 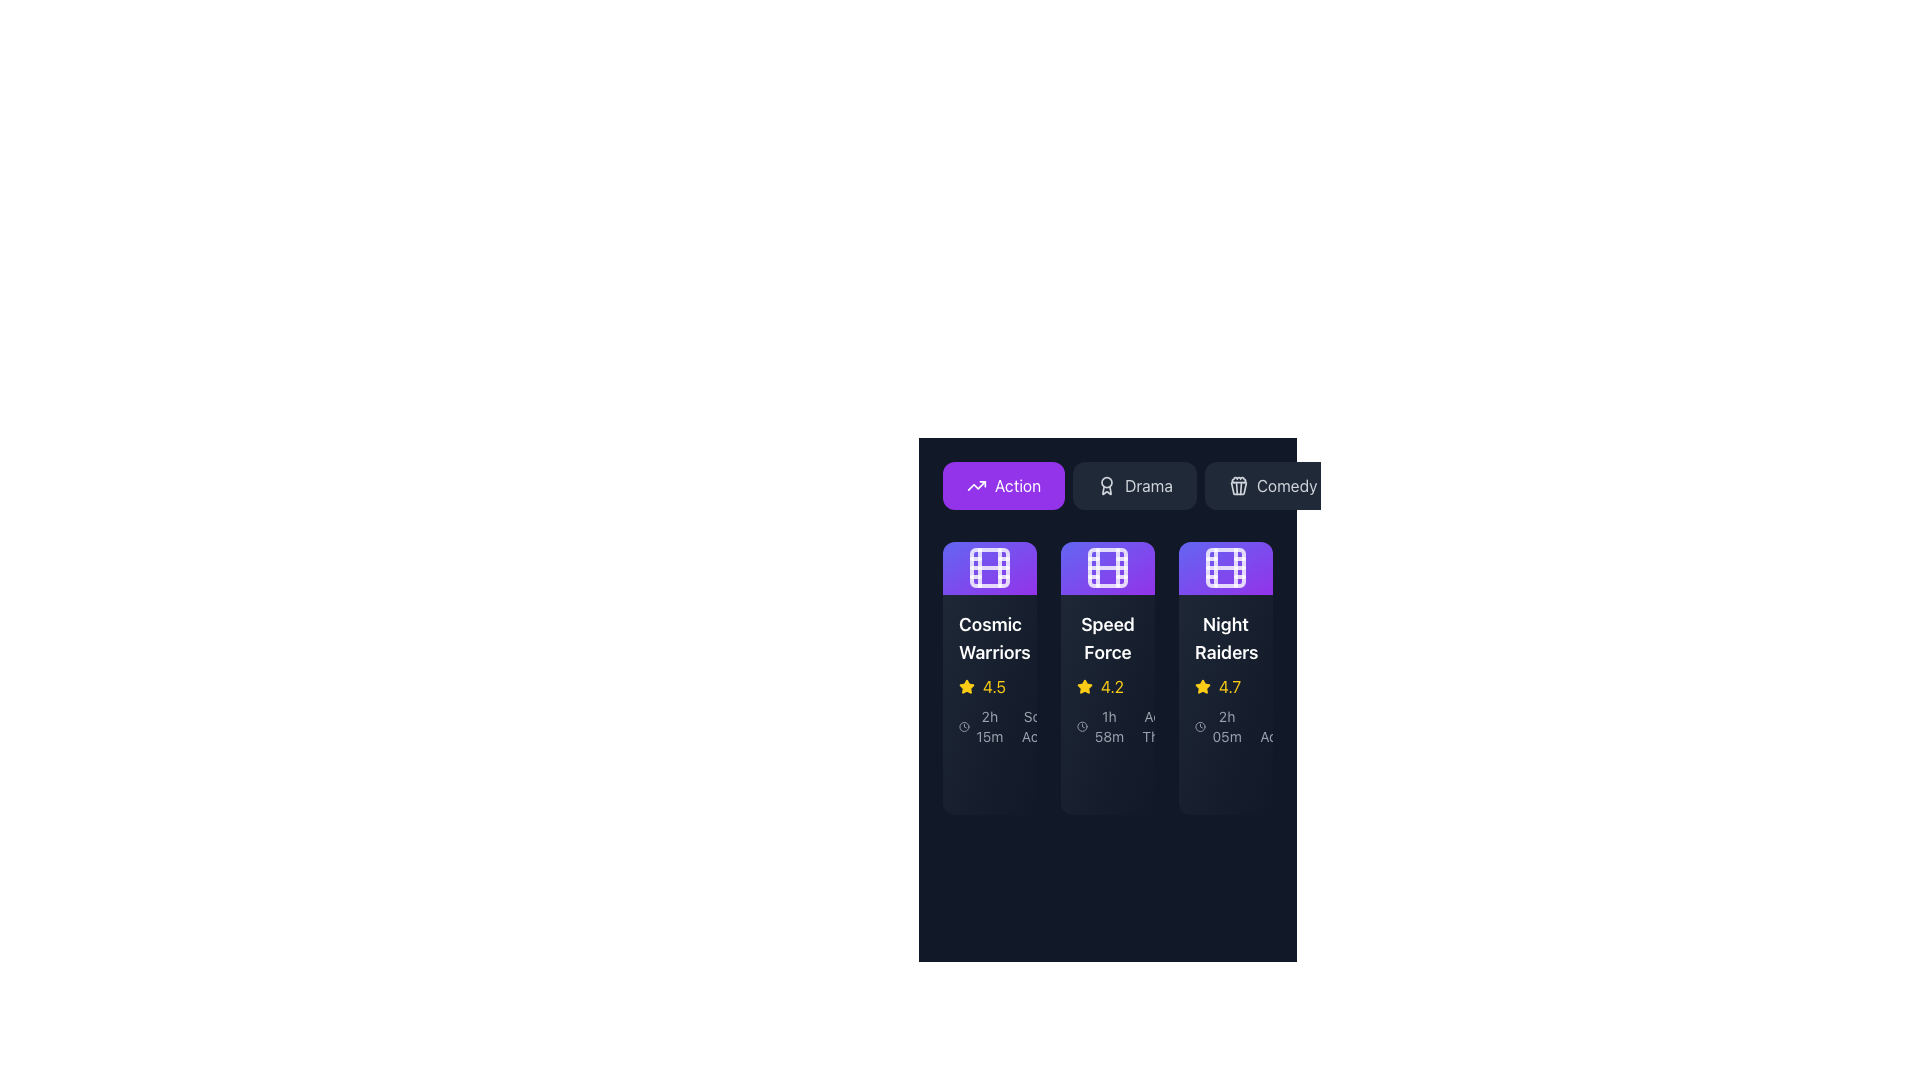 I want to click on the central media icon representing the film 'Speed Force', located between 'Cosmic Warriors' and 'Night Raiders', so click(x=1107, y=567).